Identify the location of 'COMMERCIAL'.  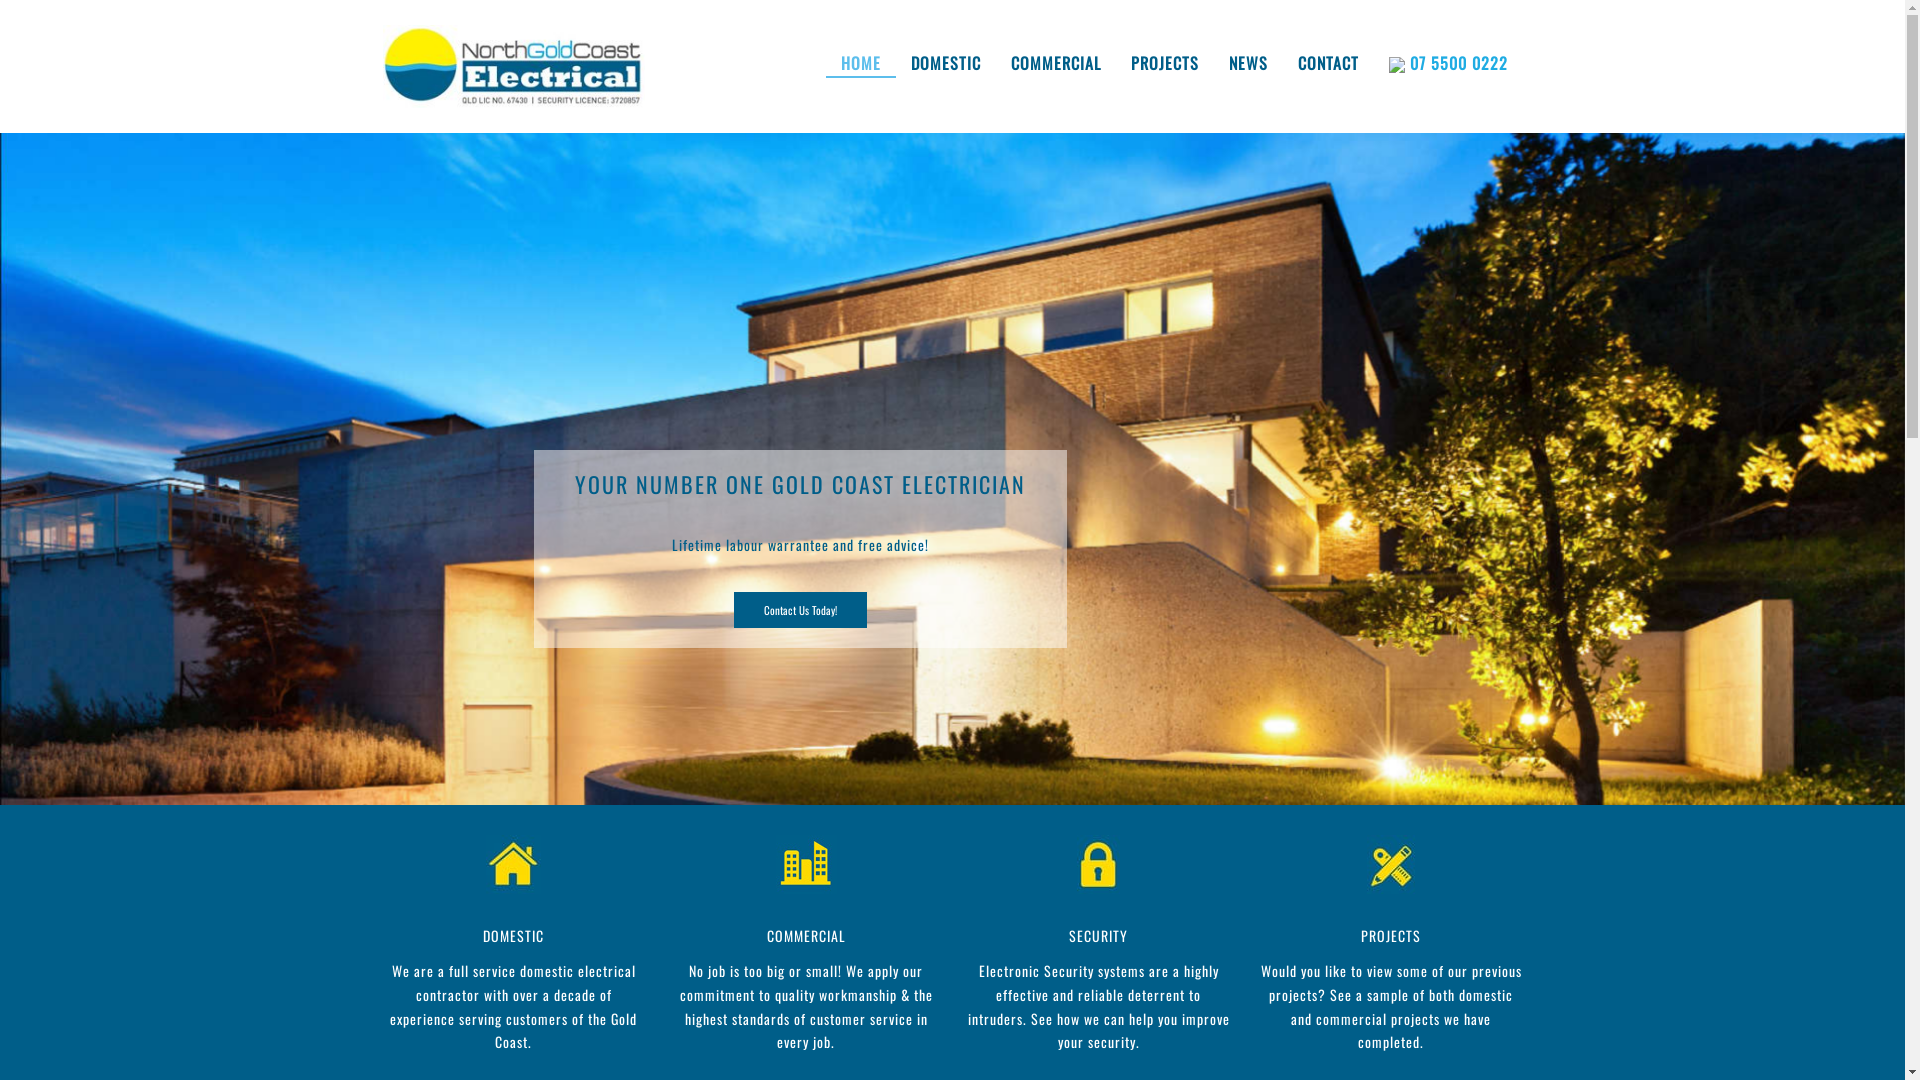
(806, 935).